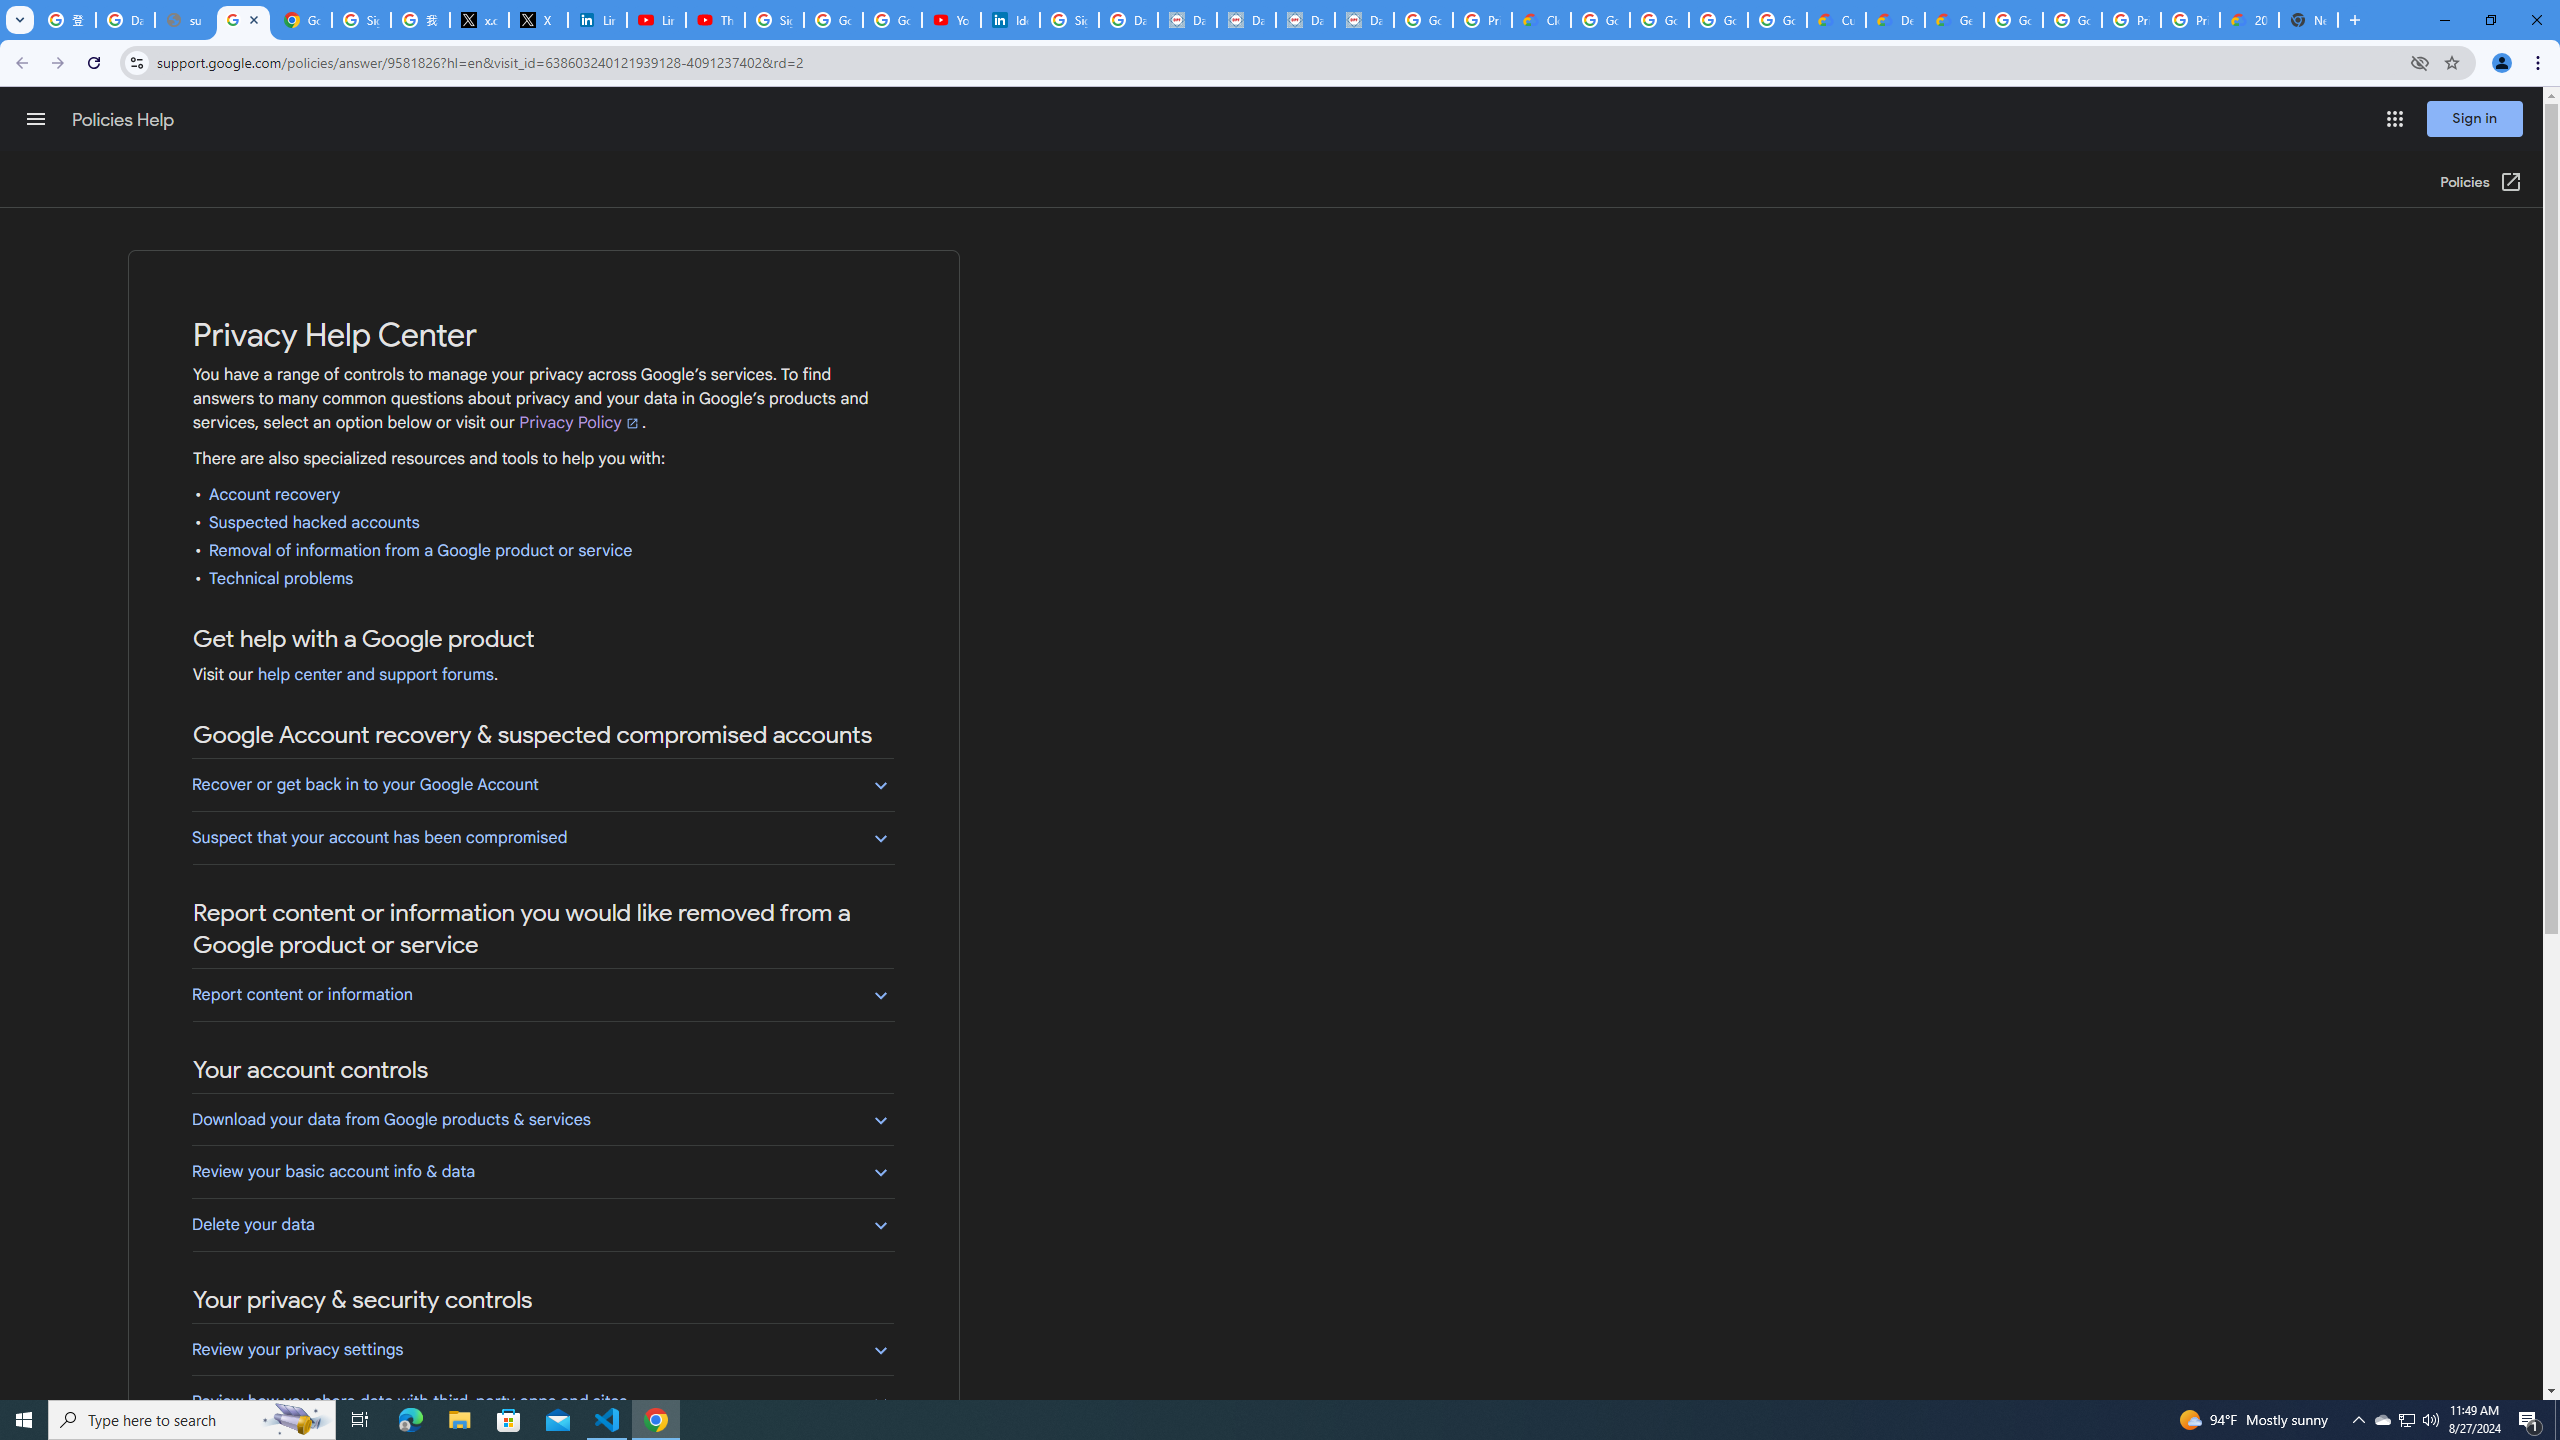  I want to click on 'Suspect that your account has been compromised', so click(542, 836).